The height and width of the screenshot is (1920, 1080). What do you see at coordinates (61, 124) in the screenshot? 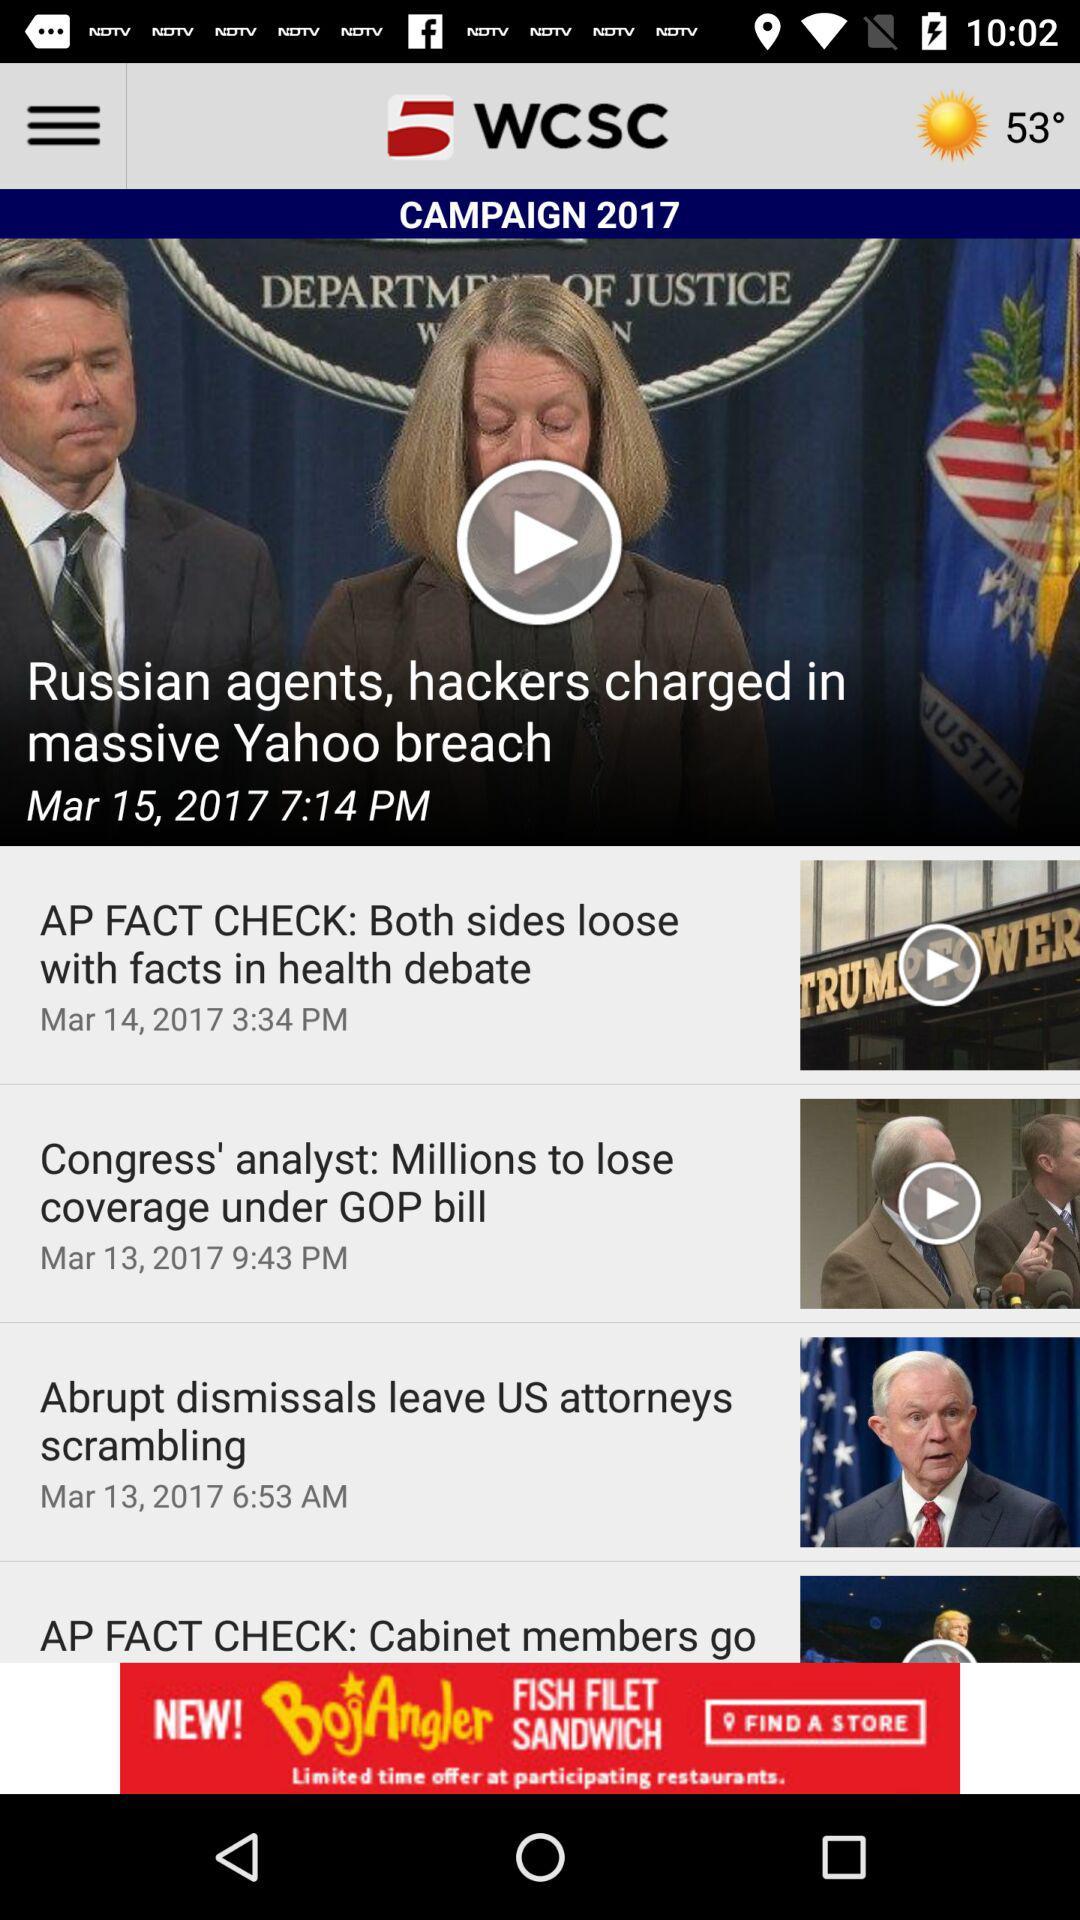
I see `the menu icon` at bounding box center [61, 124].